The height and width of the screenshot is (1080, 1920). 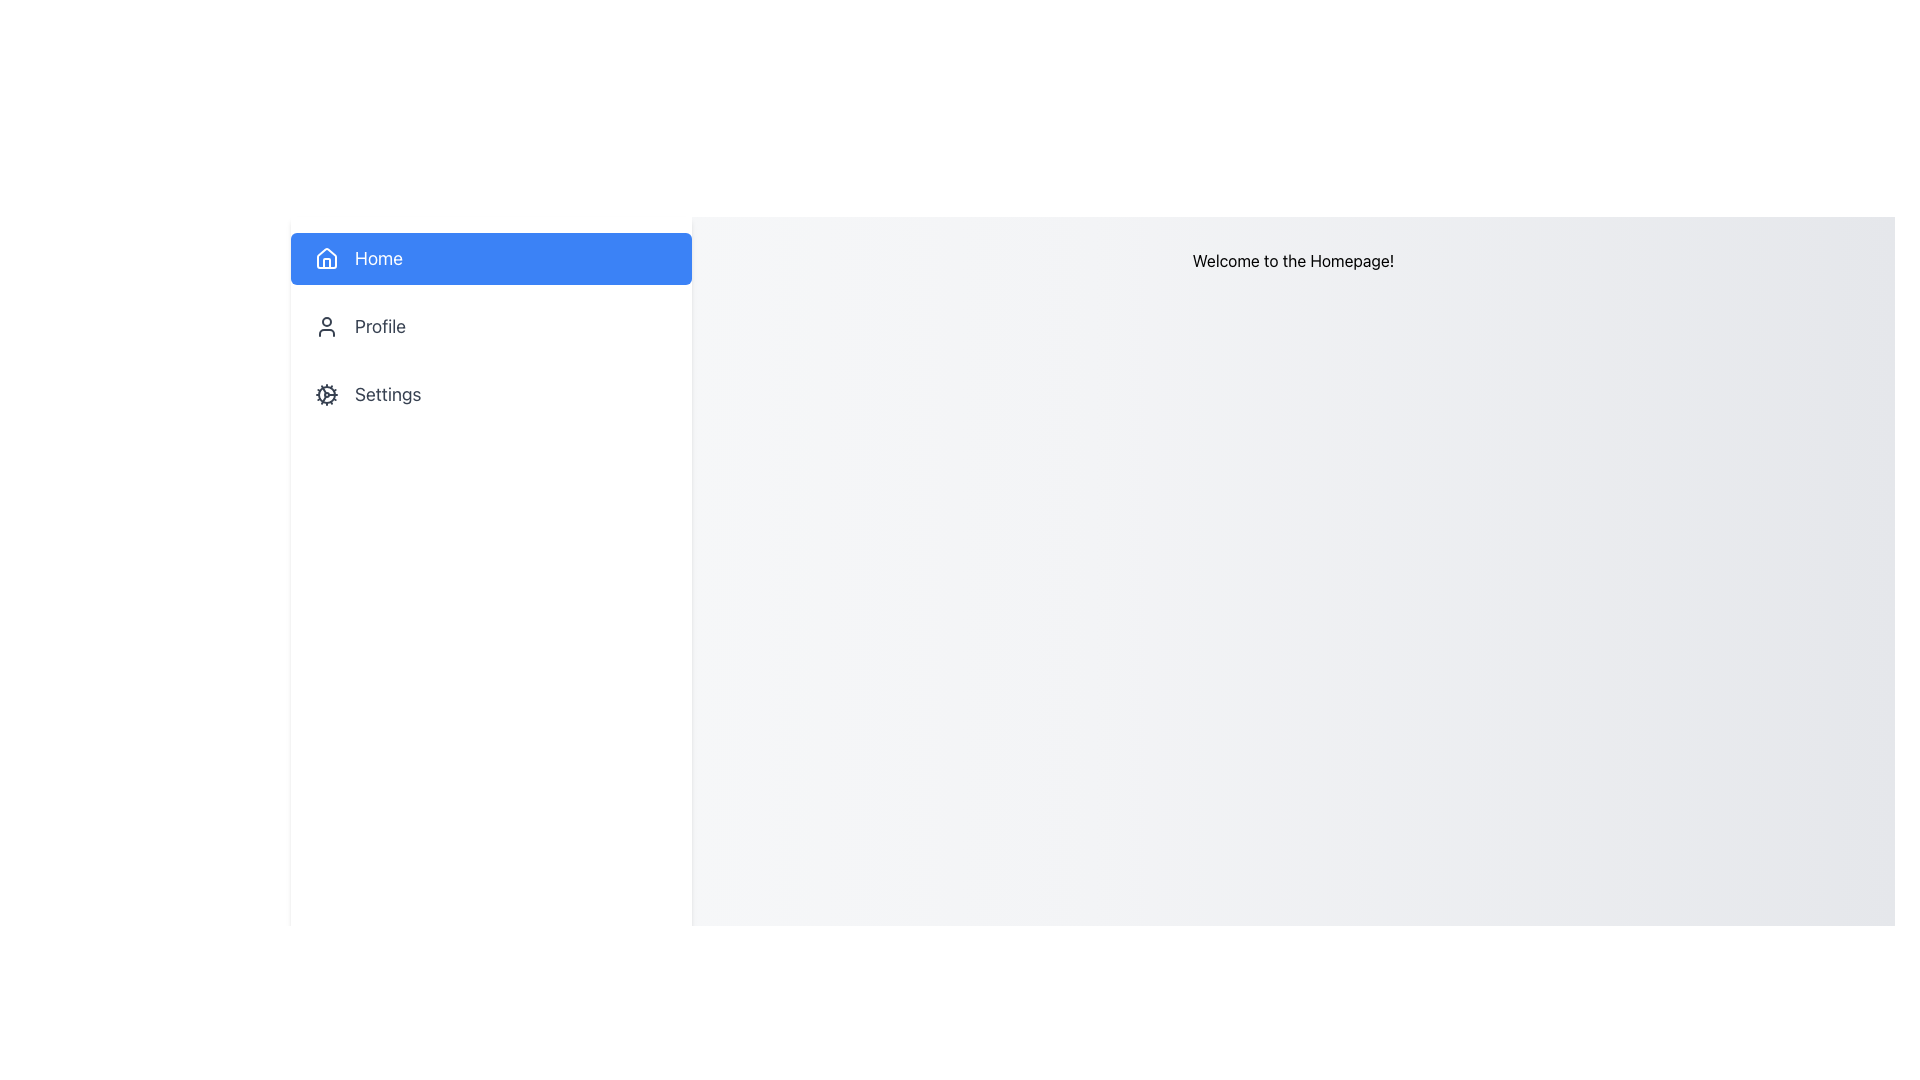 I want to click on the 'Profile' button, which is the second item in the vertical menu on the left, positioned below the 'Home' entry and above the 'Settings' entry, so click(x=491, y=326).